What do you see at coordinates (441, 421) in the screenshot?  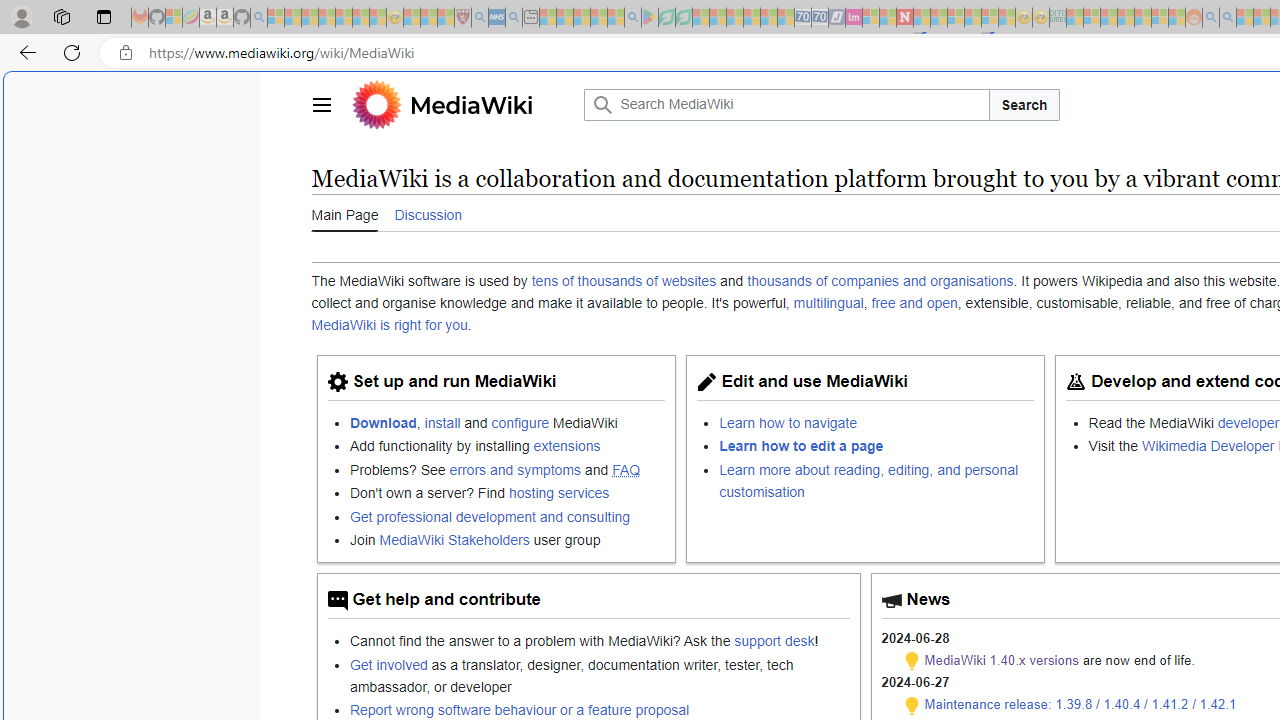 I see `'install'` at bounding box center [441, 421].